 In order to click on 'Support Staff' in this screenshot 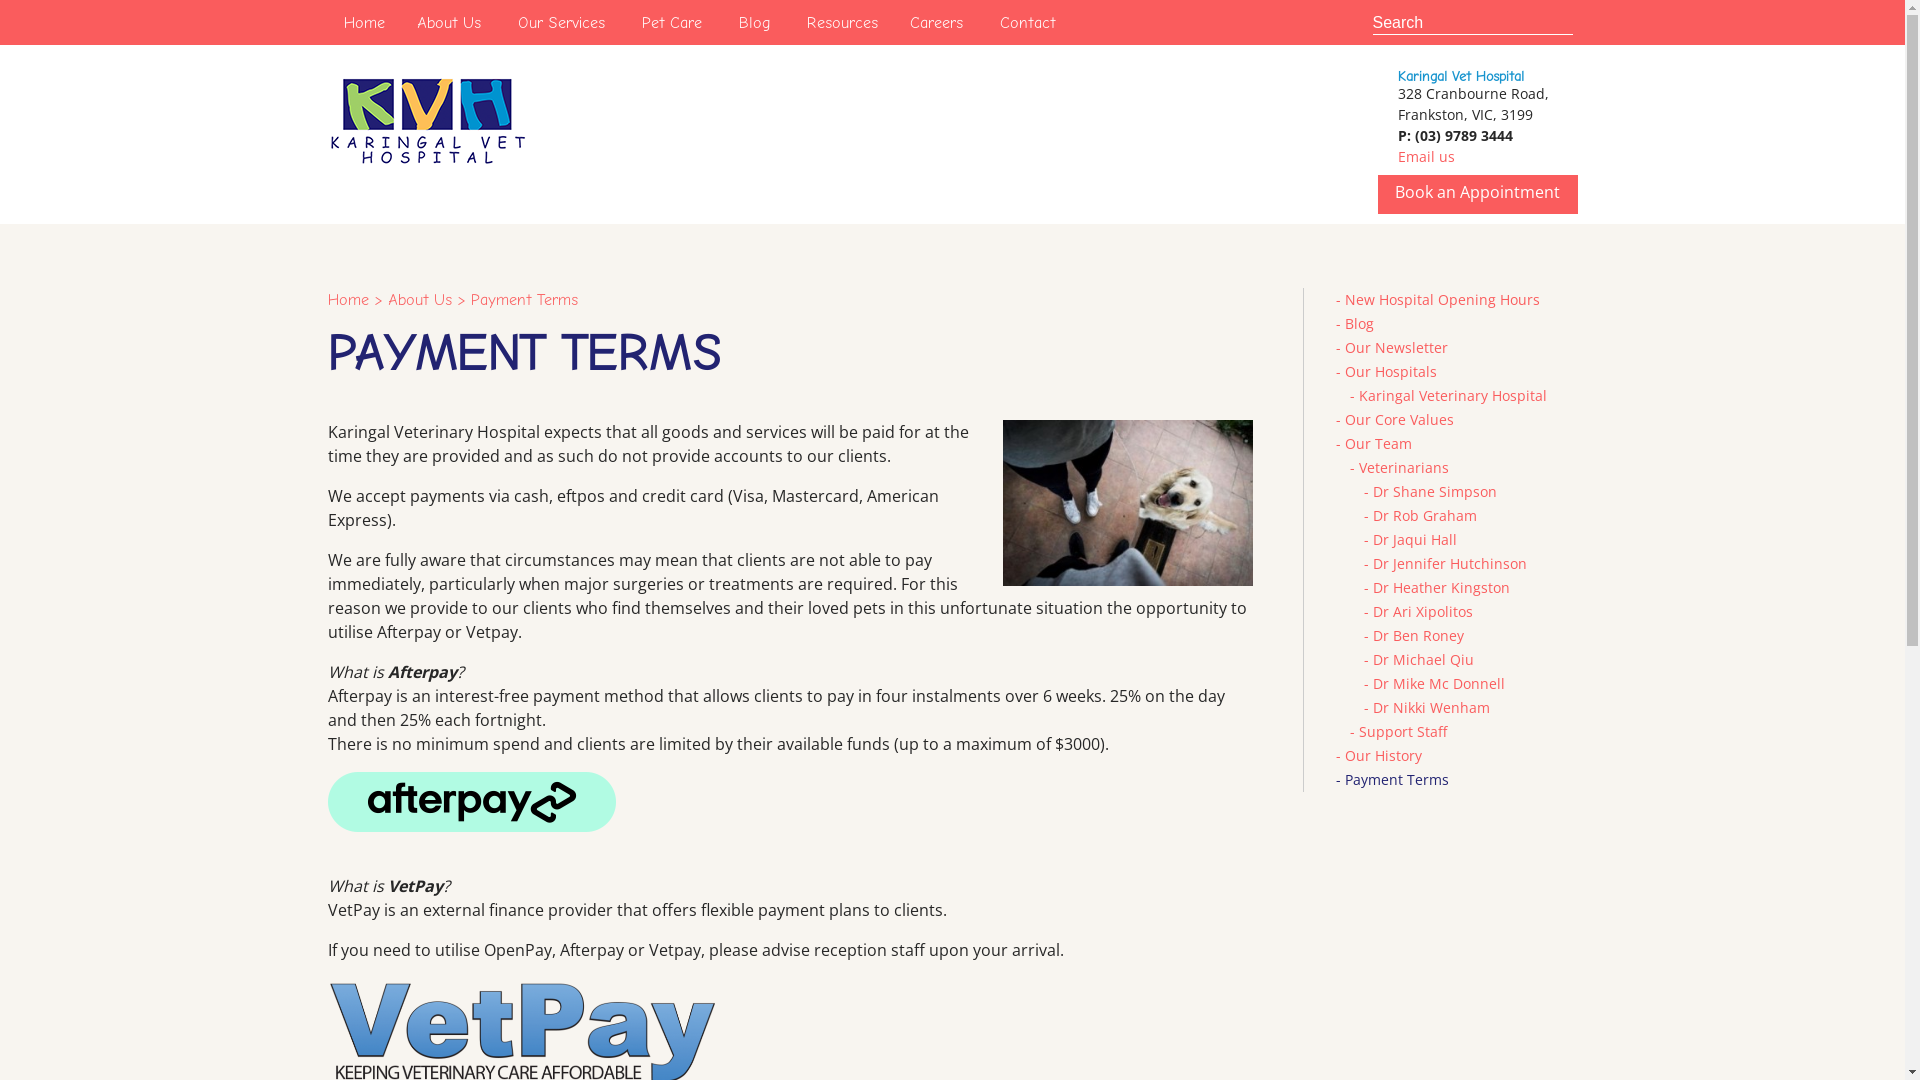, I will do `click(1400, 731)`.